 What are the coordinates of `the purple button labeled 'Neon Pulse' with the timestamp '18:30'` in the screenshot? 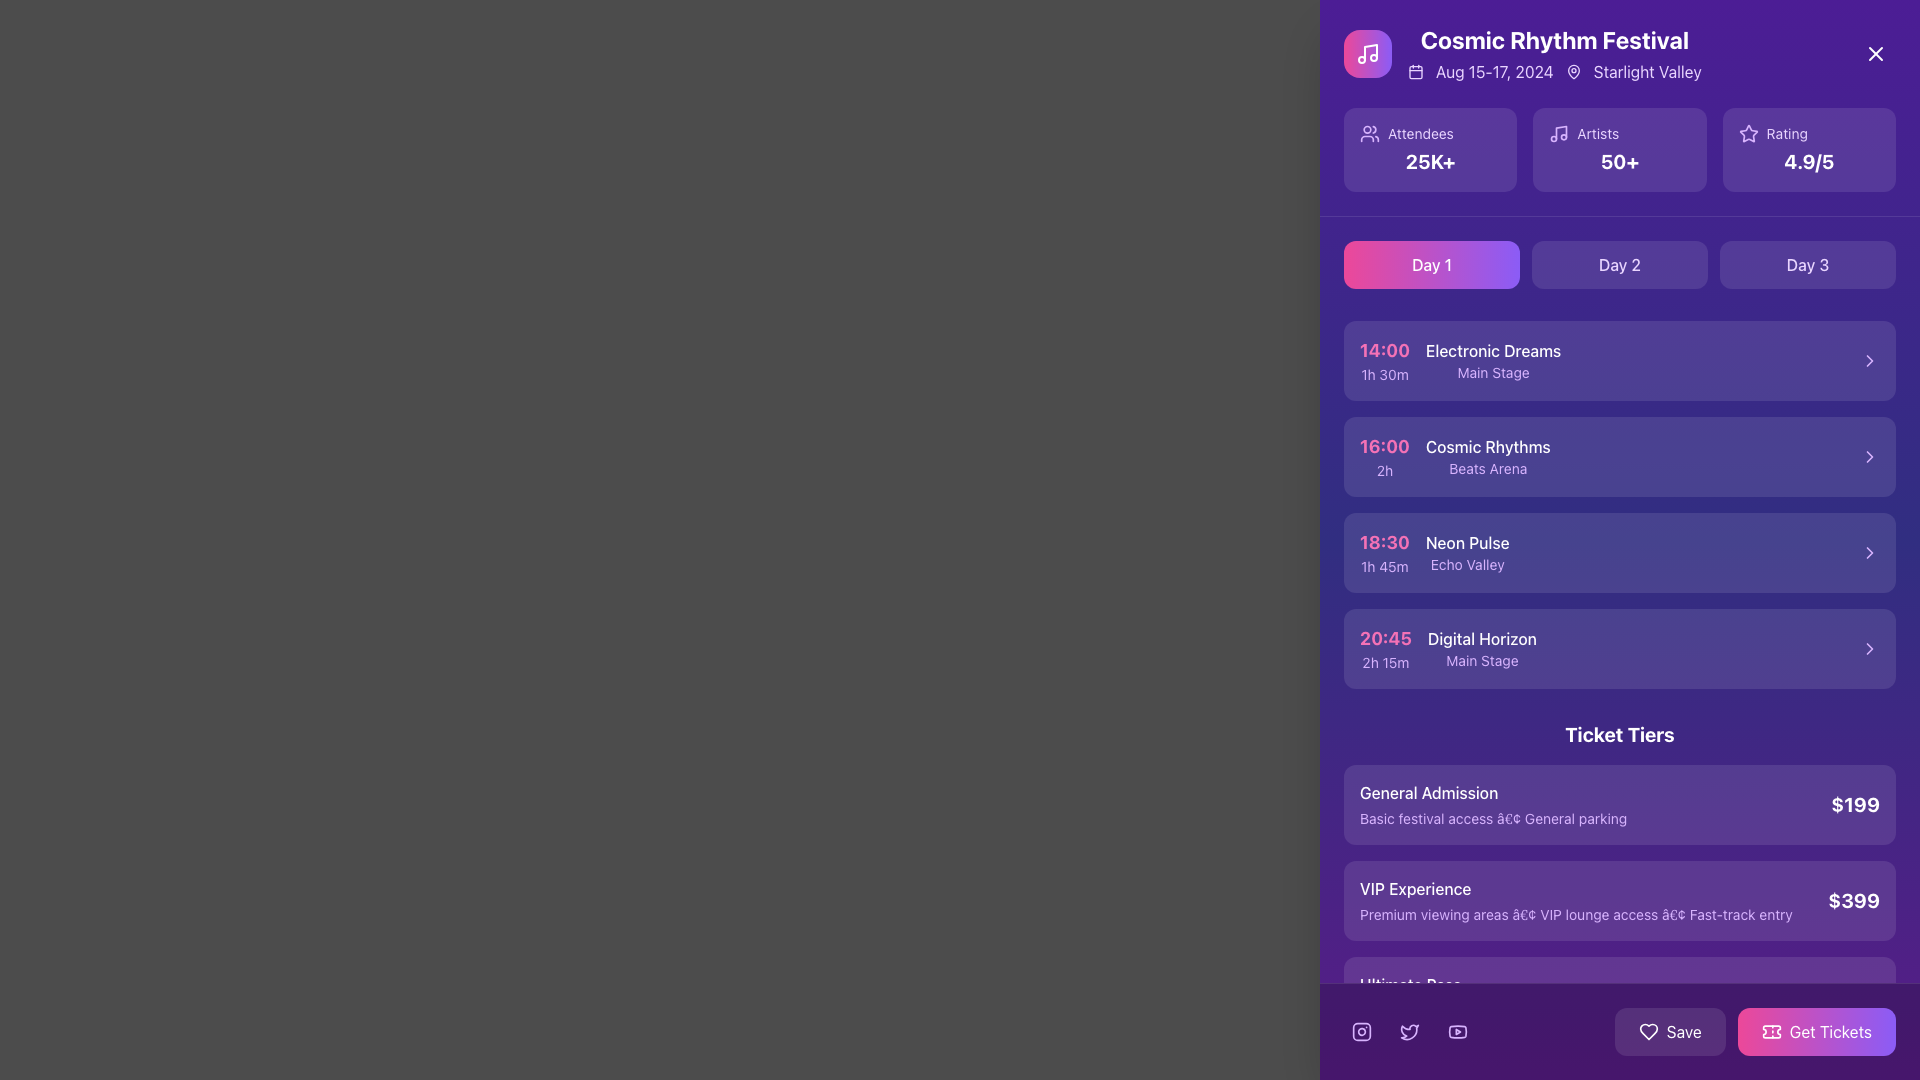 It's located at (1620, 552).